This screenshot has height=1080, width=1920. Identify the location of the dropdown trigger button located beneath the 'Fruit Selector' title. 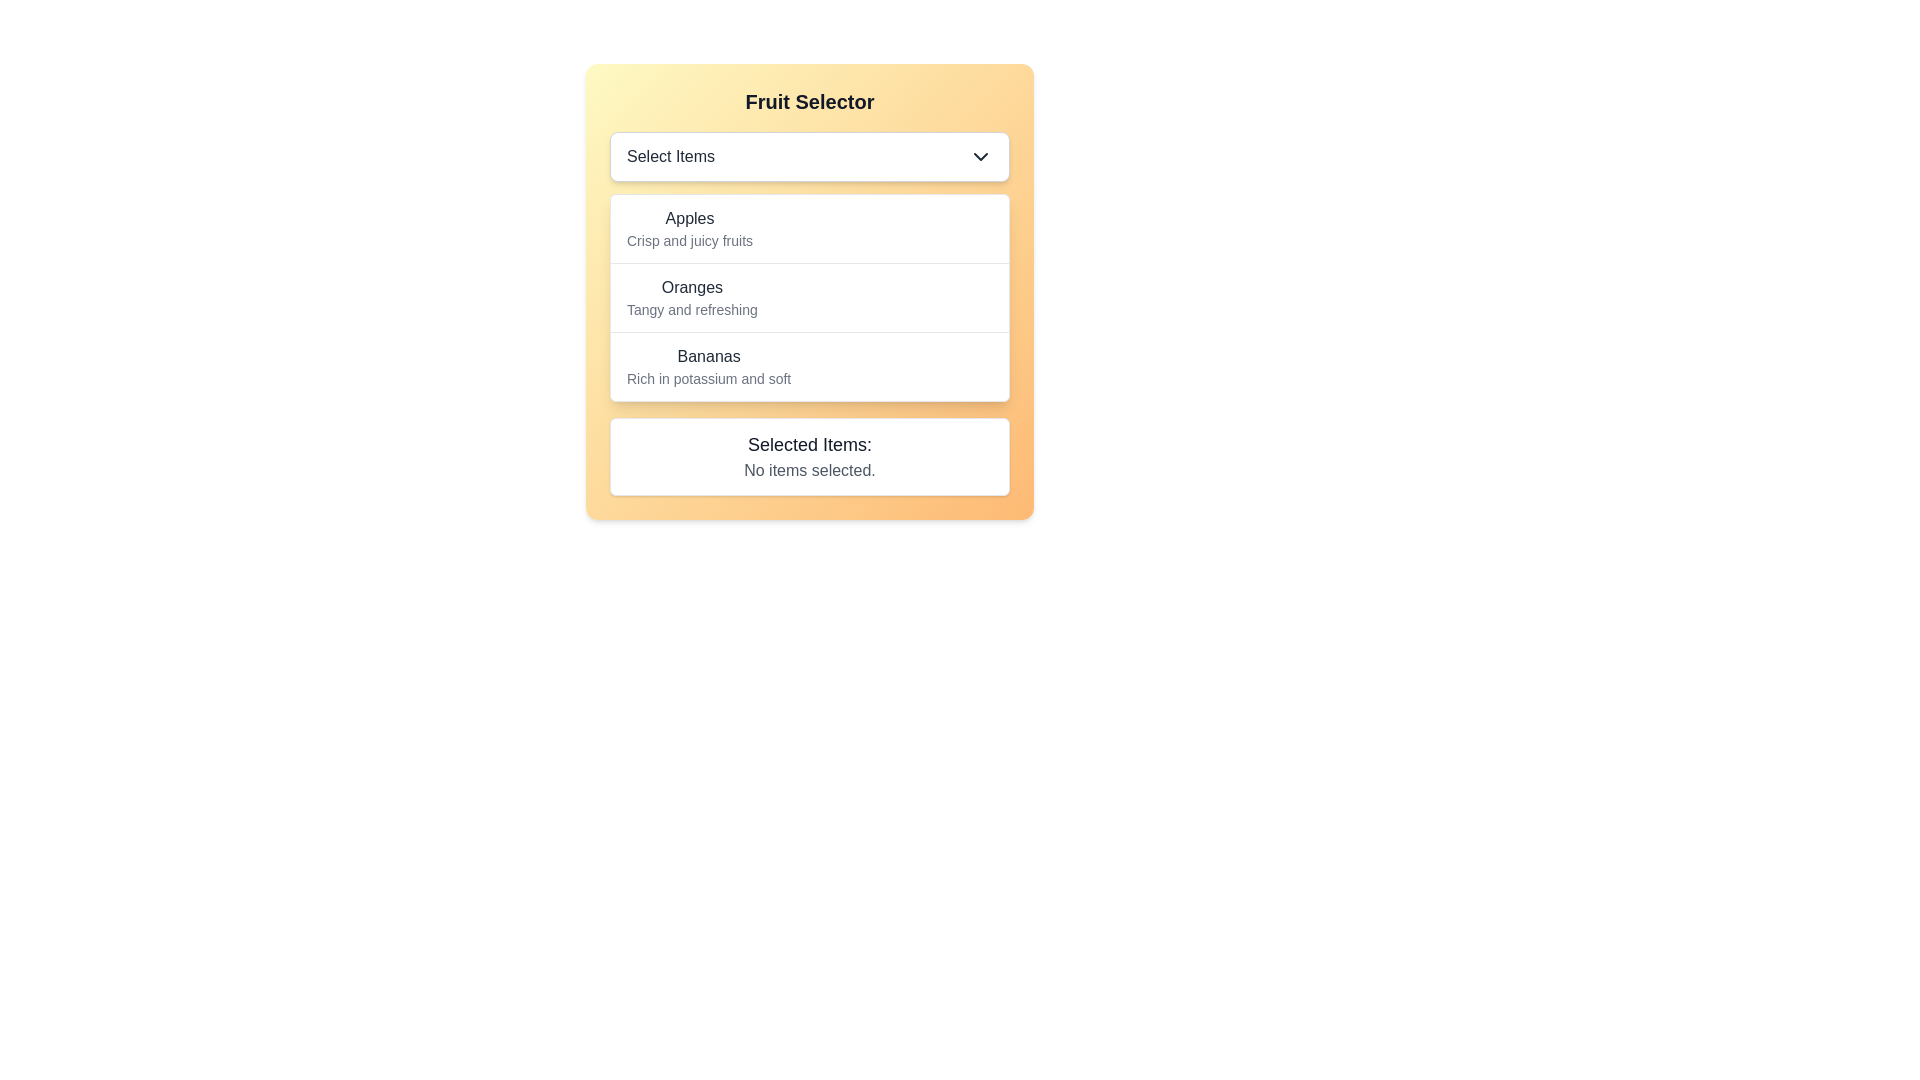
(810, 156).